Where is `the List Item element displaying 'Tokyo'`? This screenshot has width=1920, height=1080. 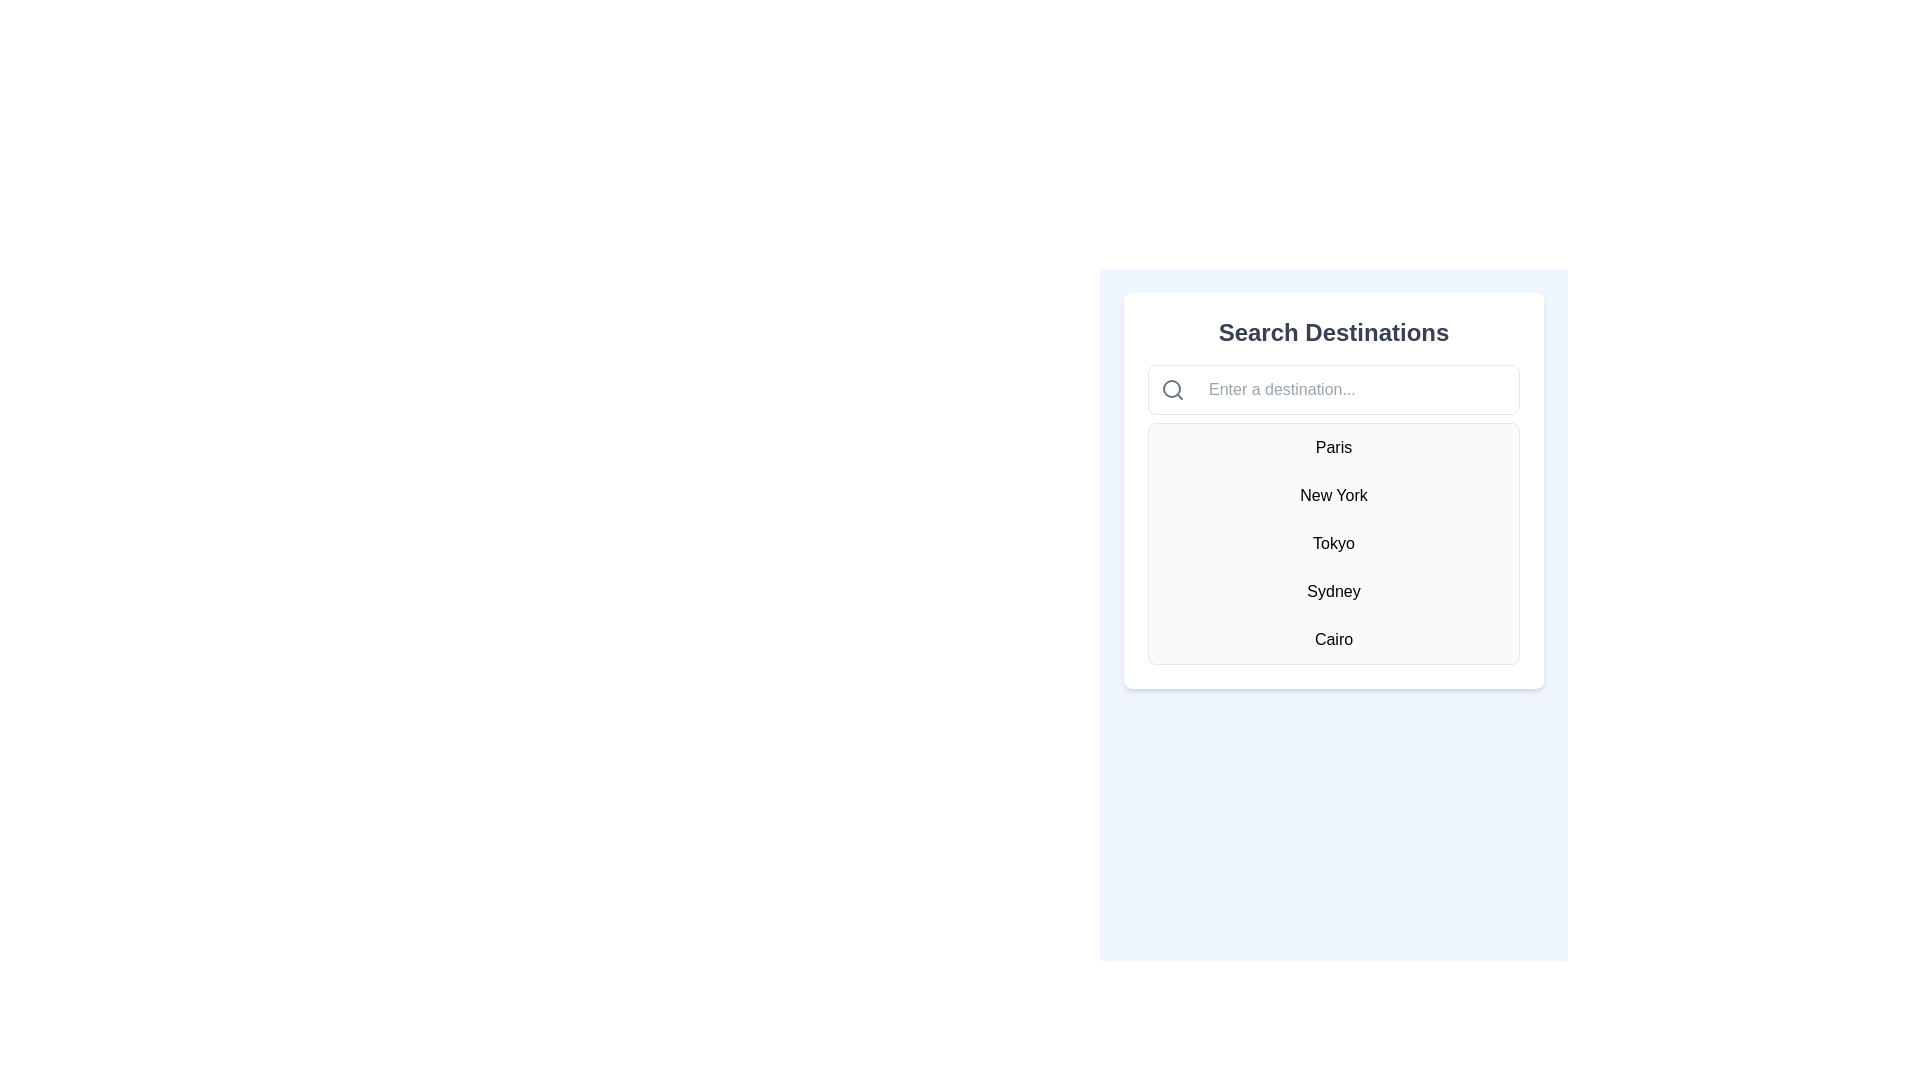 the List Item element displaying 'Tokyo' is located at coordinates (1334, 543).